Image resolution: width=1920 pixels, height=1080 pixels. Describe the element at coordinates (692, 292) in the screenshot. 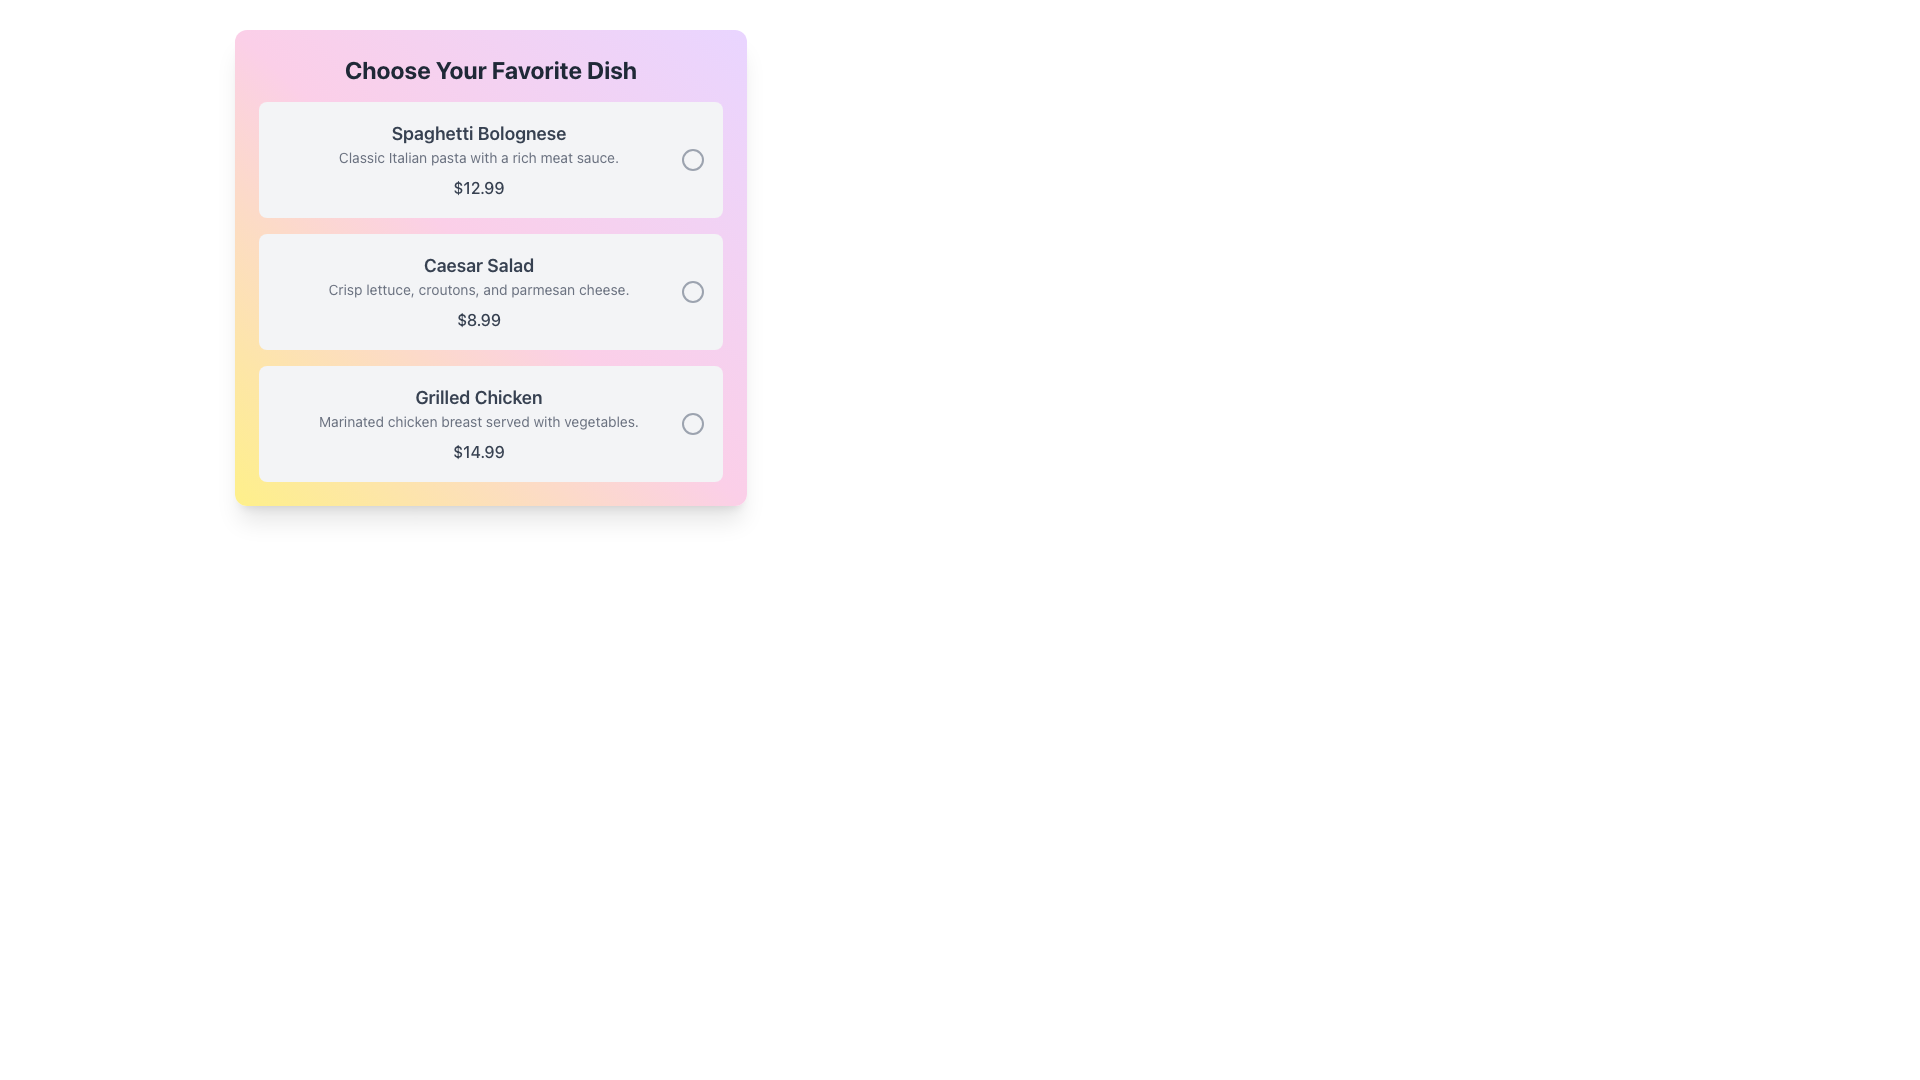

I see `the circular graphical element associated with the 'Caesar Salad' option` at that location.